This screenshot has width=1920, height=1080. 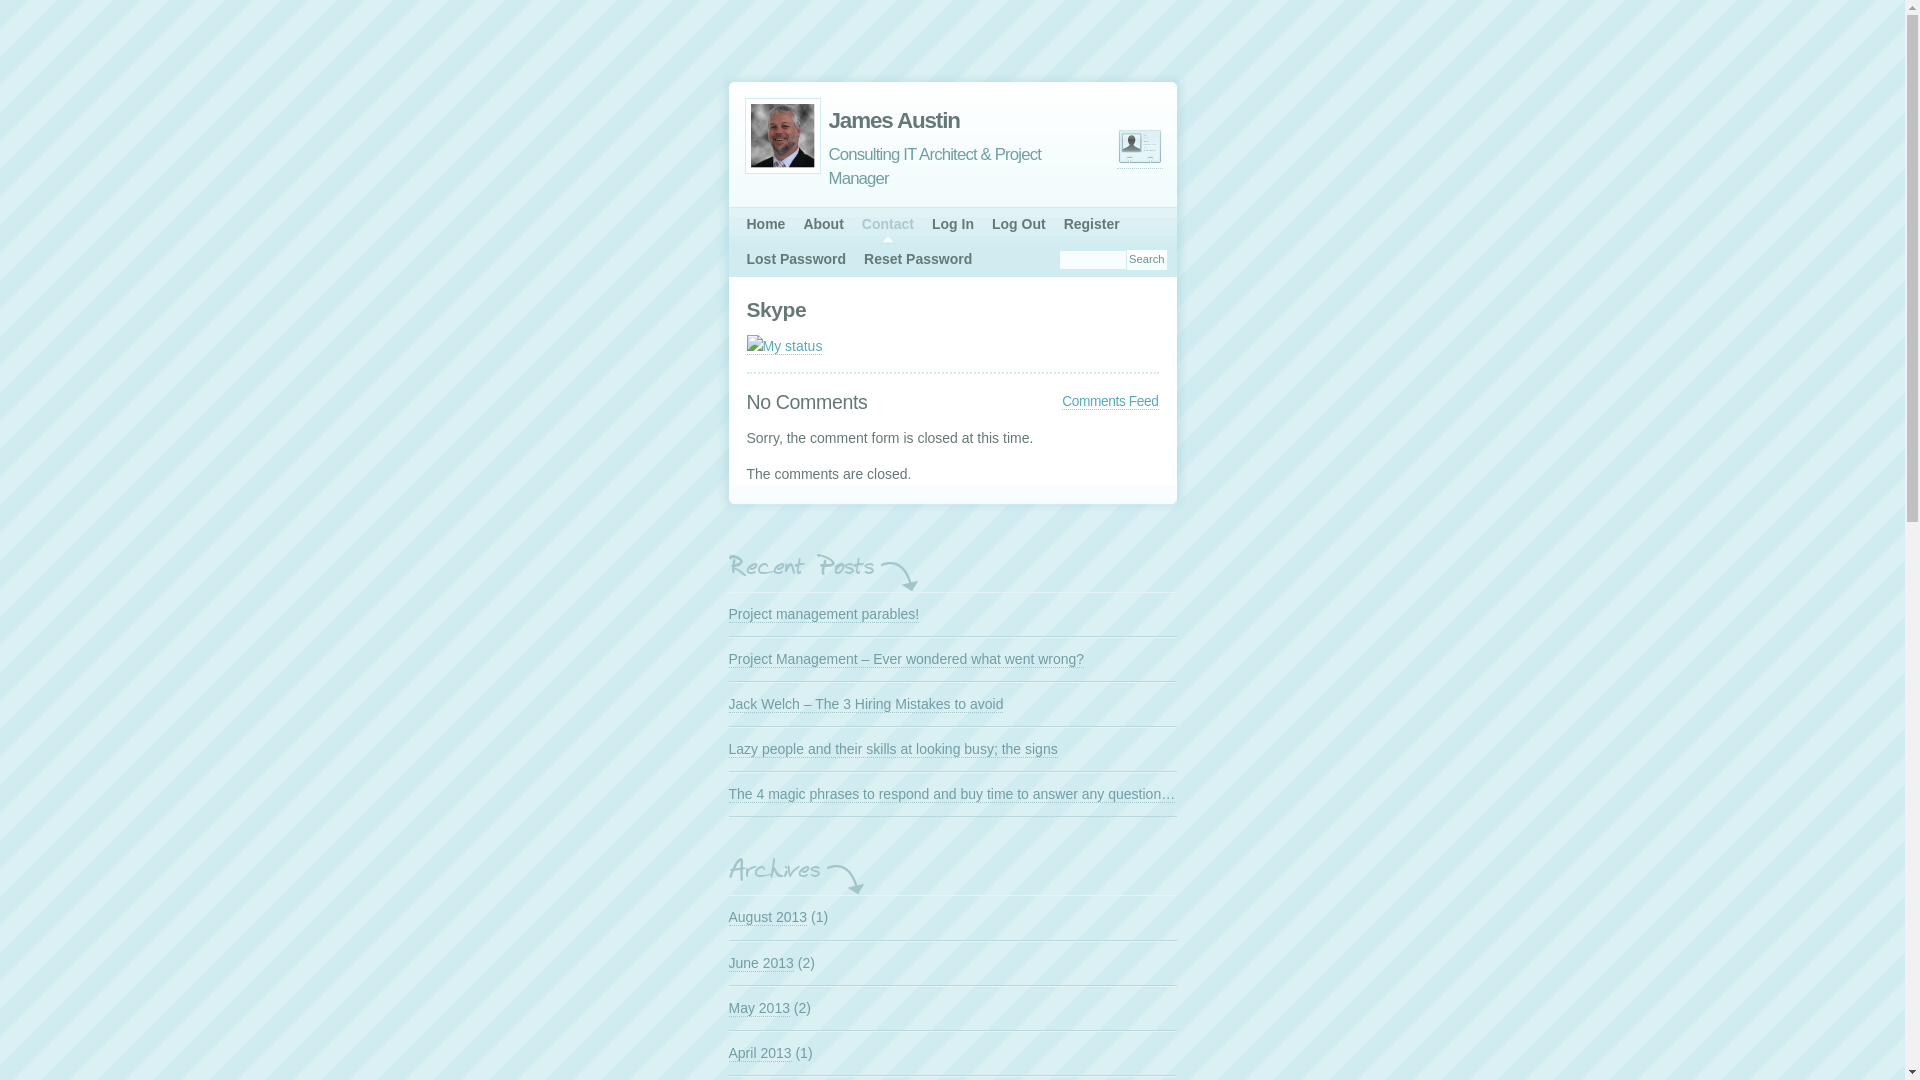 What do you see at coordinates (823, 613) in the screenshot?
I see `'Project management parables!'` at bounding box center [823, 613].